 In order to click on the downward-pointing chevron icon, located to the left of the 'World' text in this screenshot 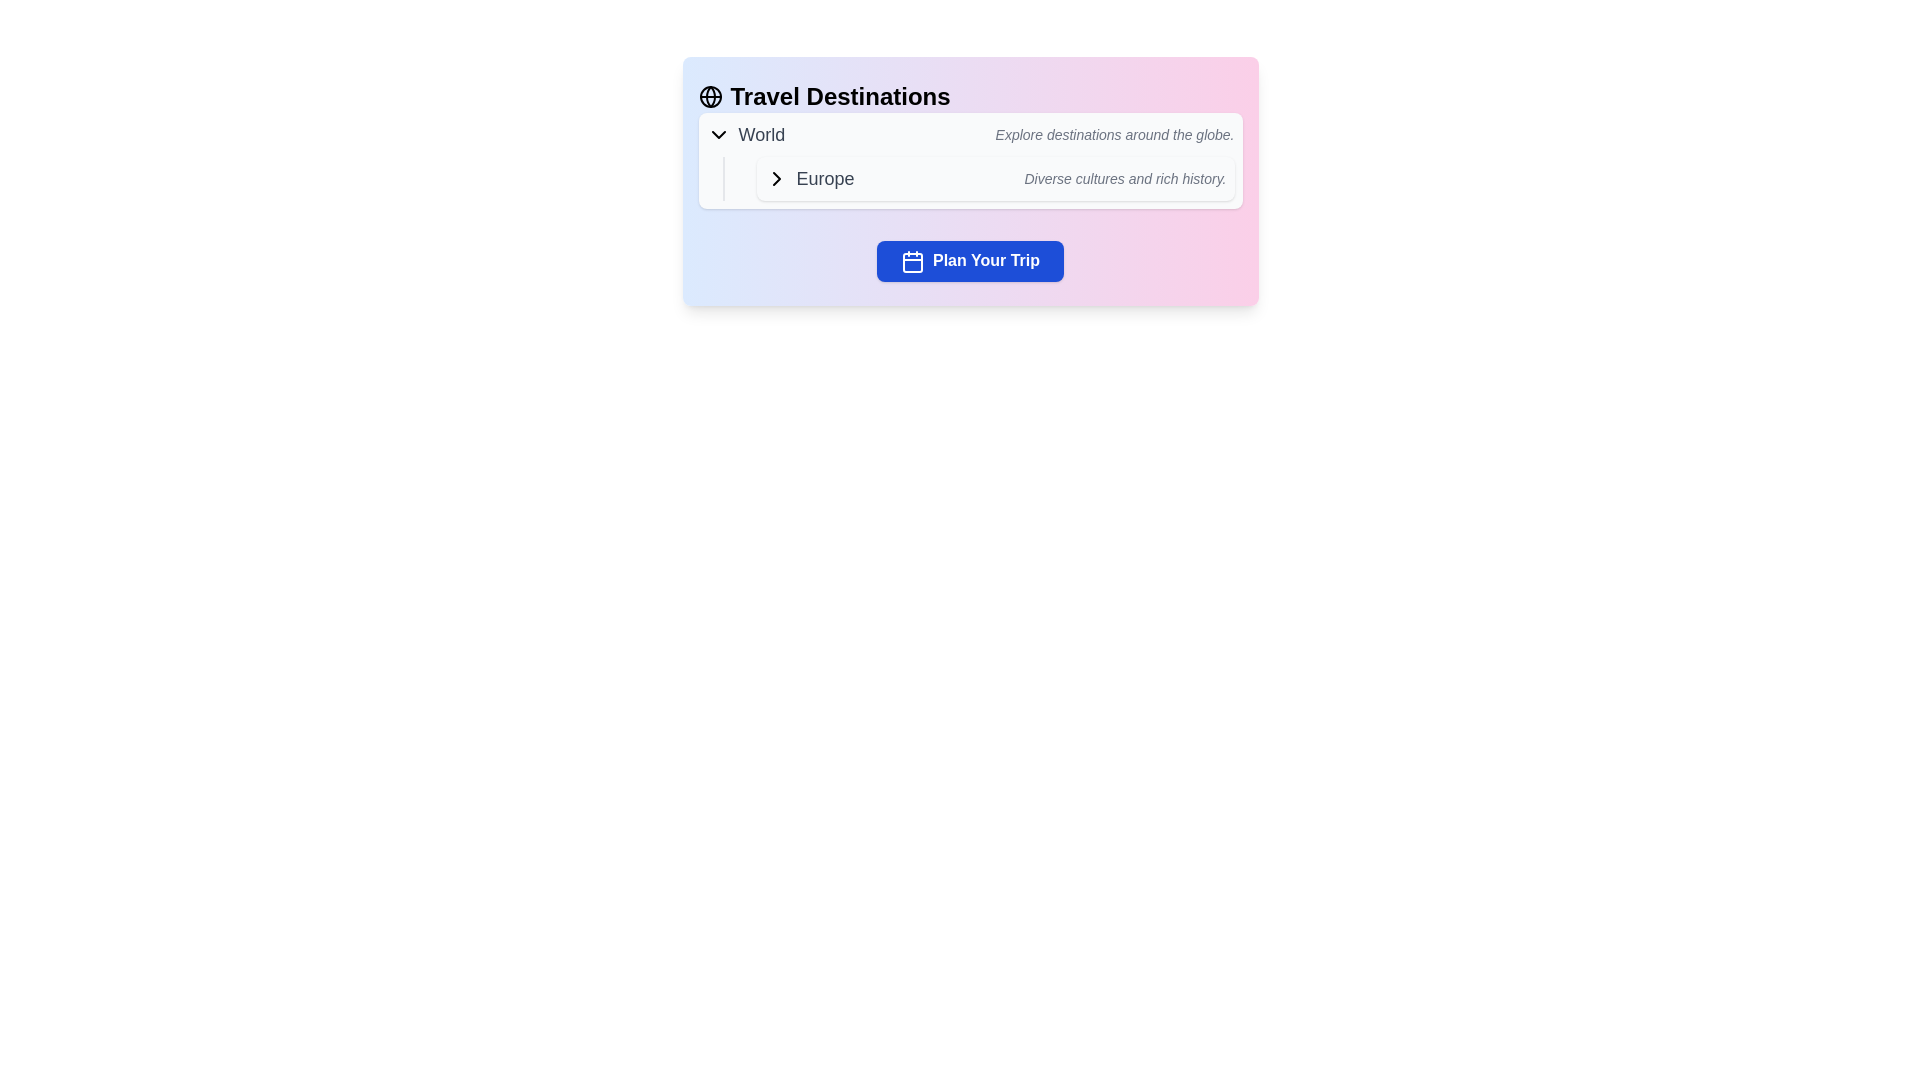, I will do `click(718, 135)`.